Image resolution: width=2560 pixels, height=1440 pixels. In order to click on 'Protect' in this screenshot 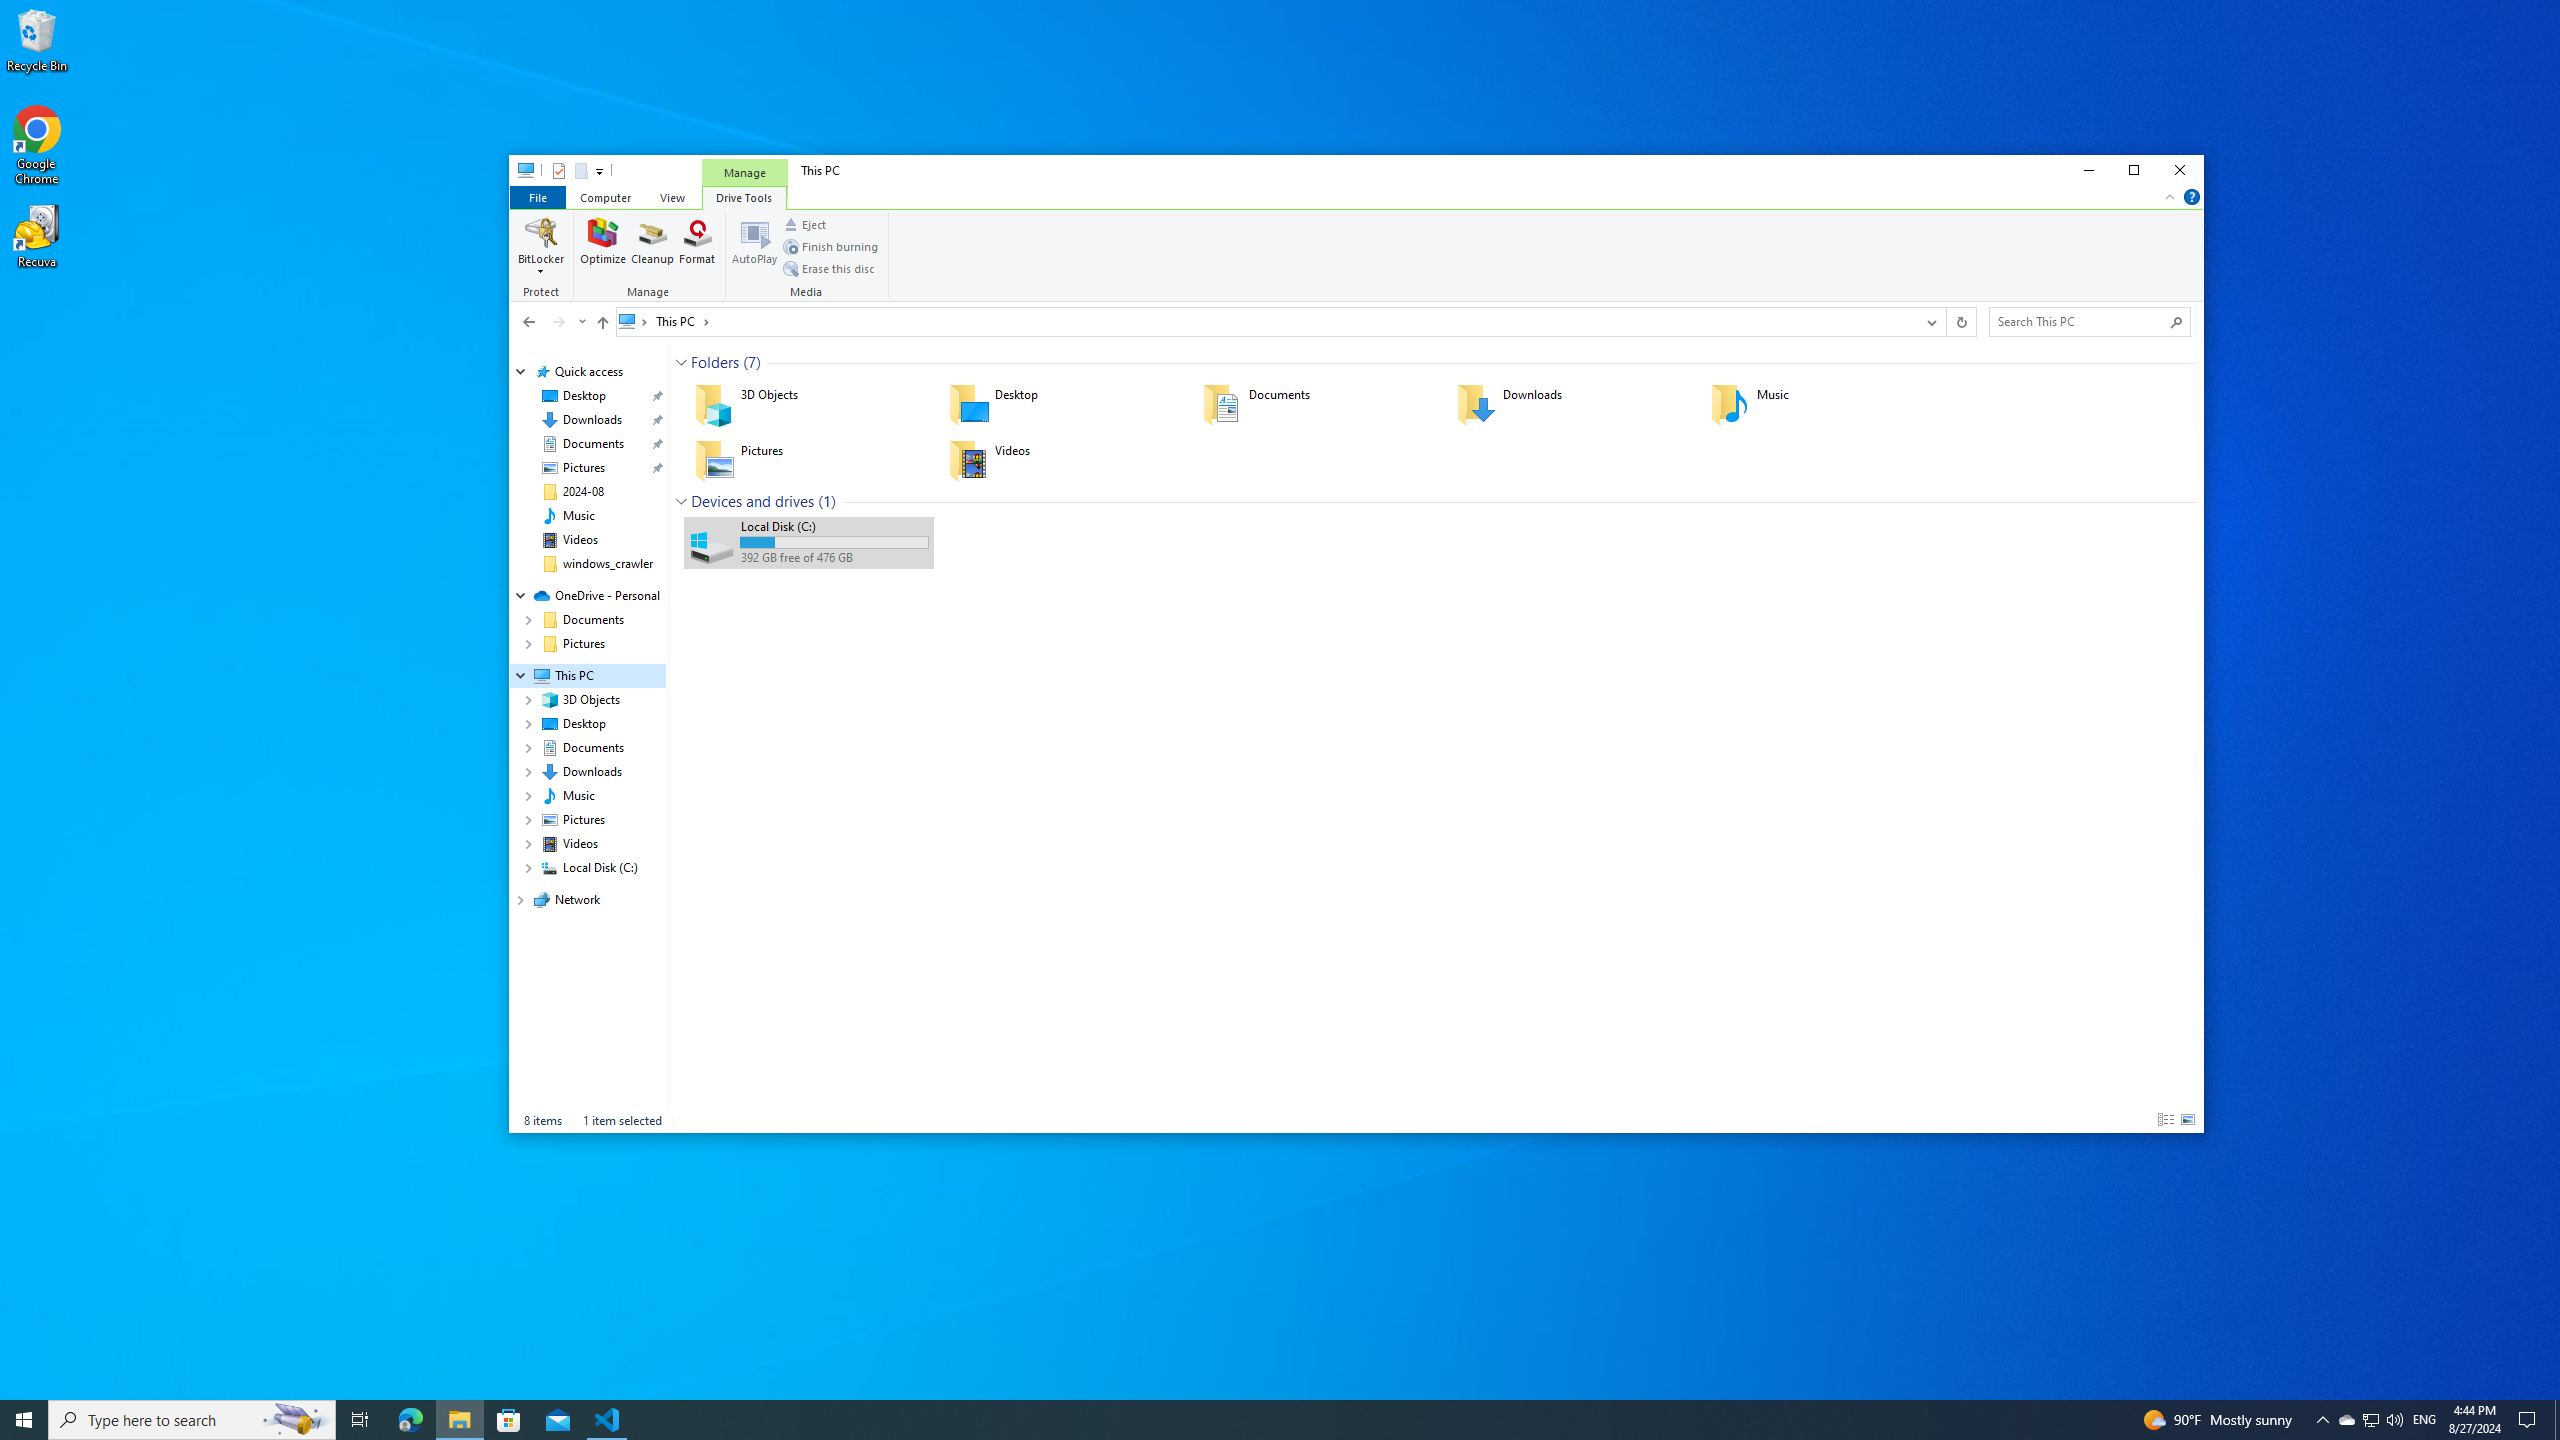, I will do `click(543, 256)`.